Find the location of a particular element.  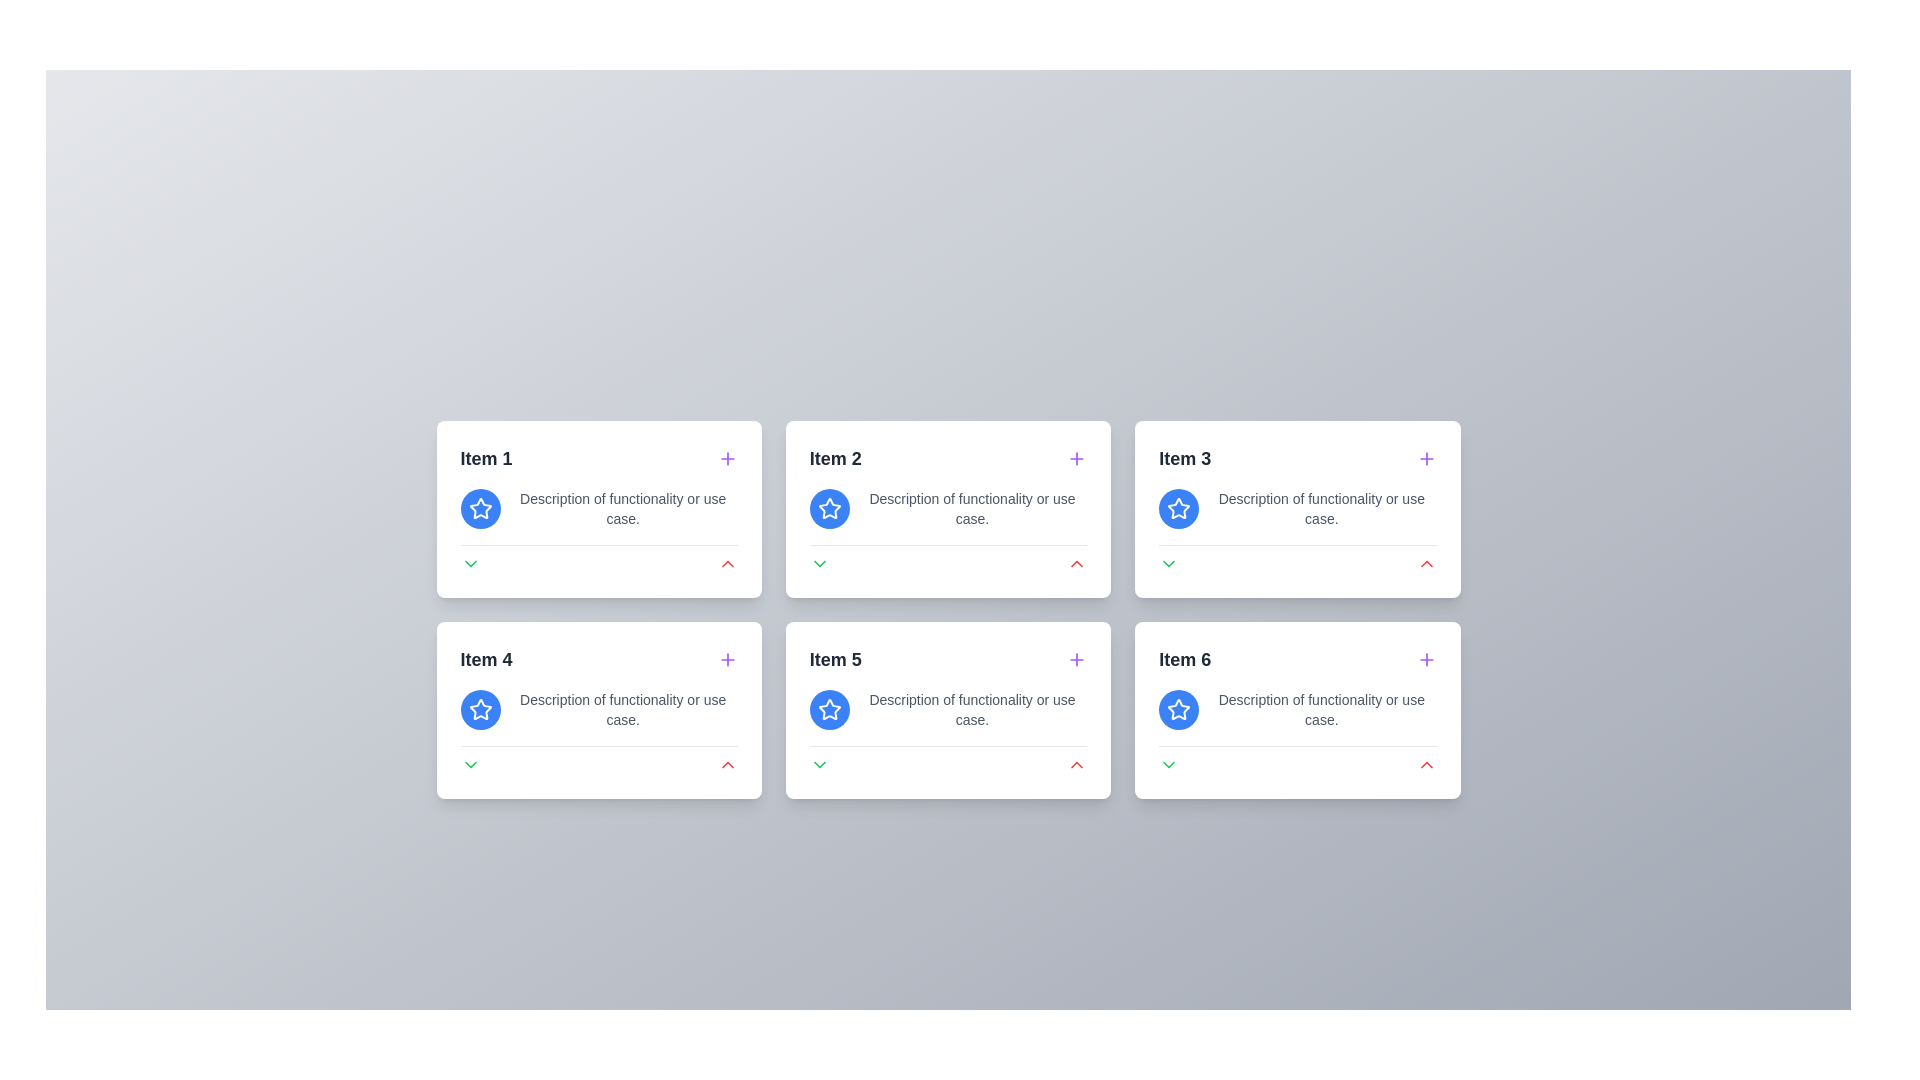

the Static text label displaying 'Item 4' located in the top-left corner of the card in the second row, first column of a grid layout is located at coordinates (486, 659).